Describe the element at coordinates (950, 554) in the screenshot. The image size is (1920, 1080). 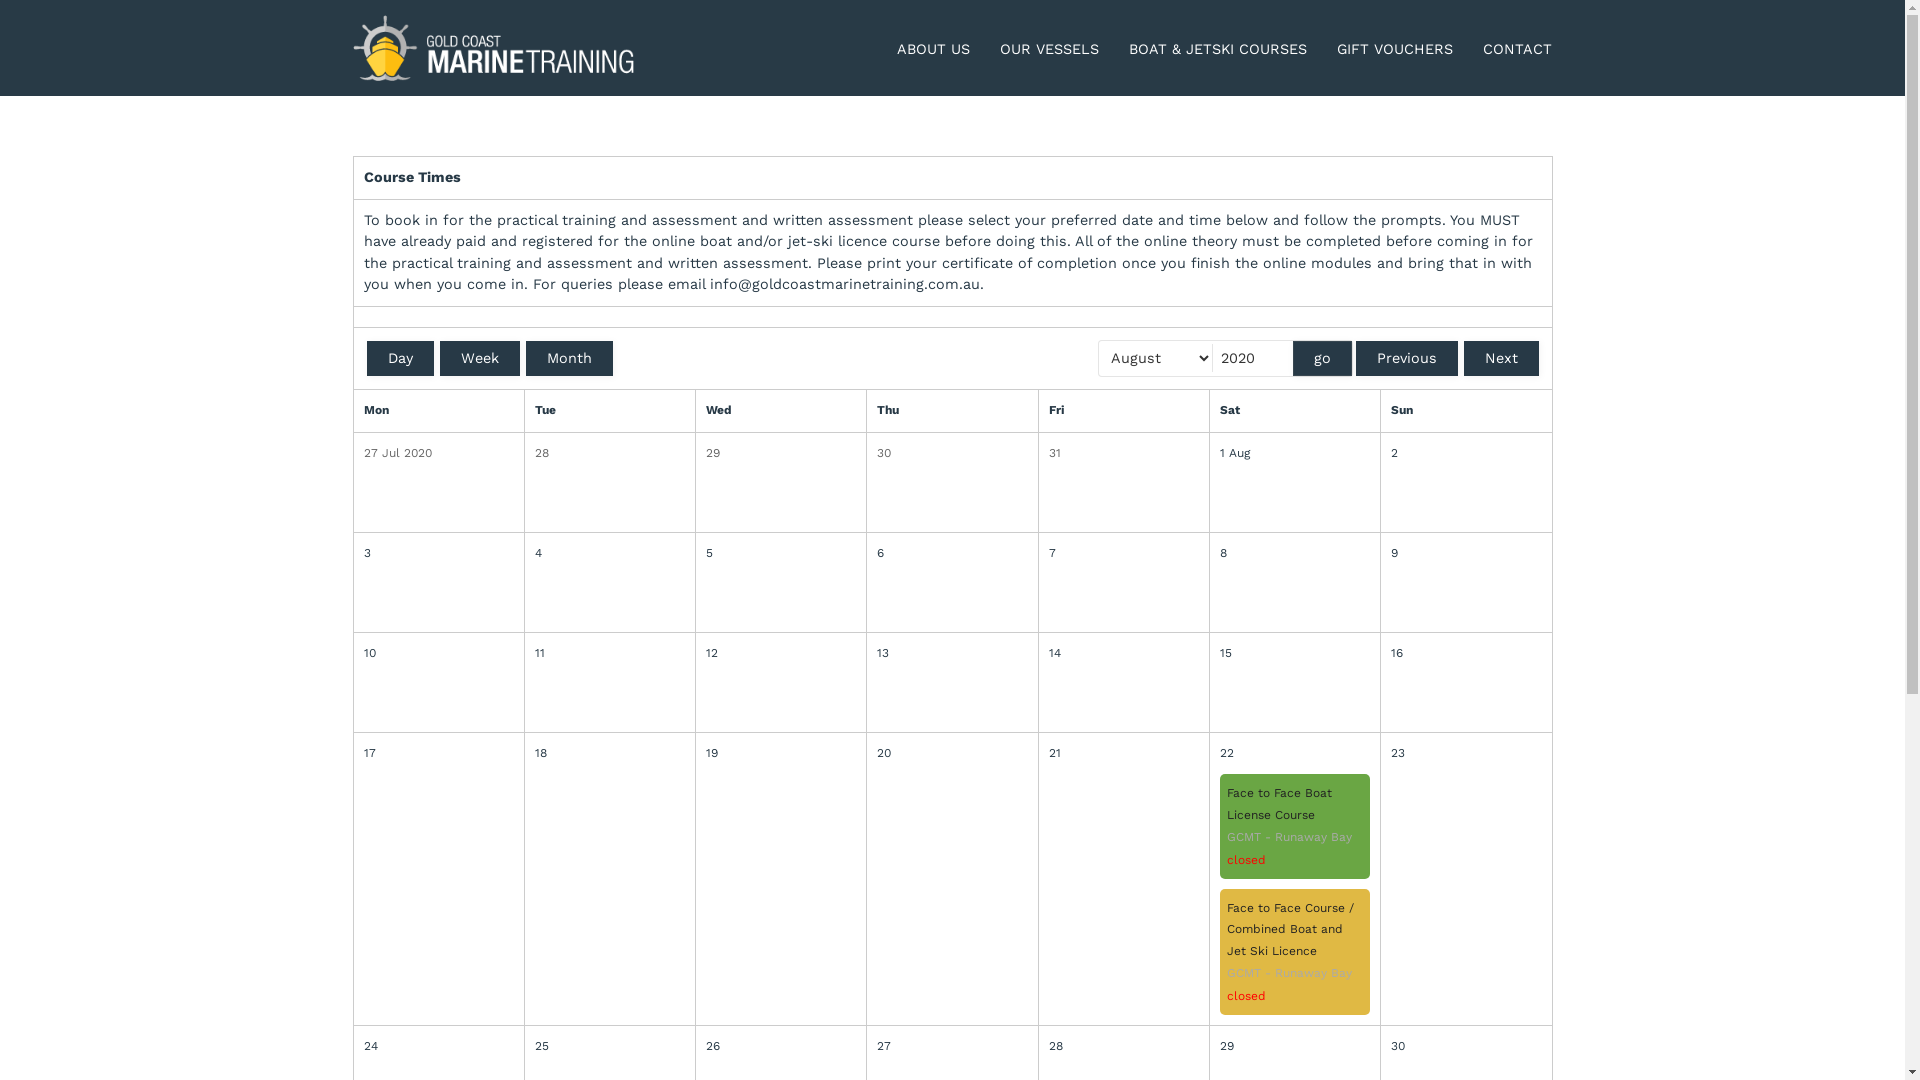
I see `'6'` at that location.